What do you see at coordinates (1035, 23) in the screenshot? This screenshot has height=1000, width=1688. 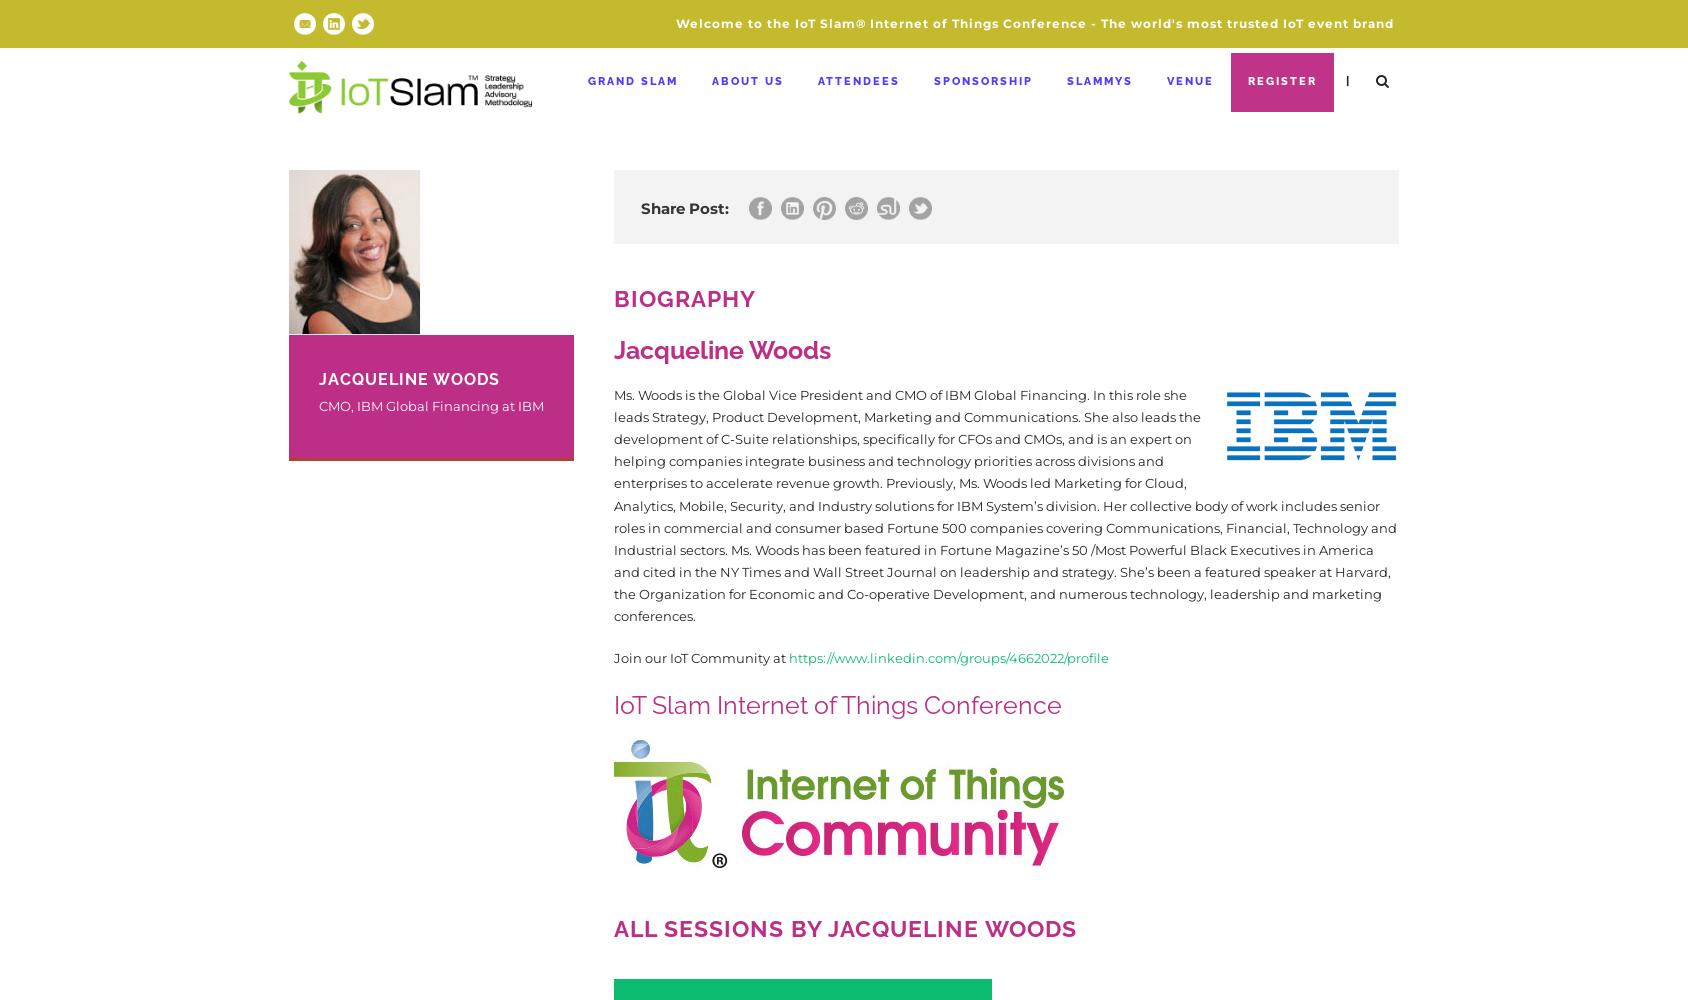 I see `'Welcome to the IoT Slam® Internet of Things Conference - The world's most trusted IoT event brand'` at bounding box center [1035, 23].